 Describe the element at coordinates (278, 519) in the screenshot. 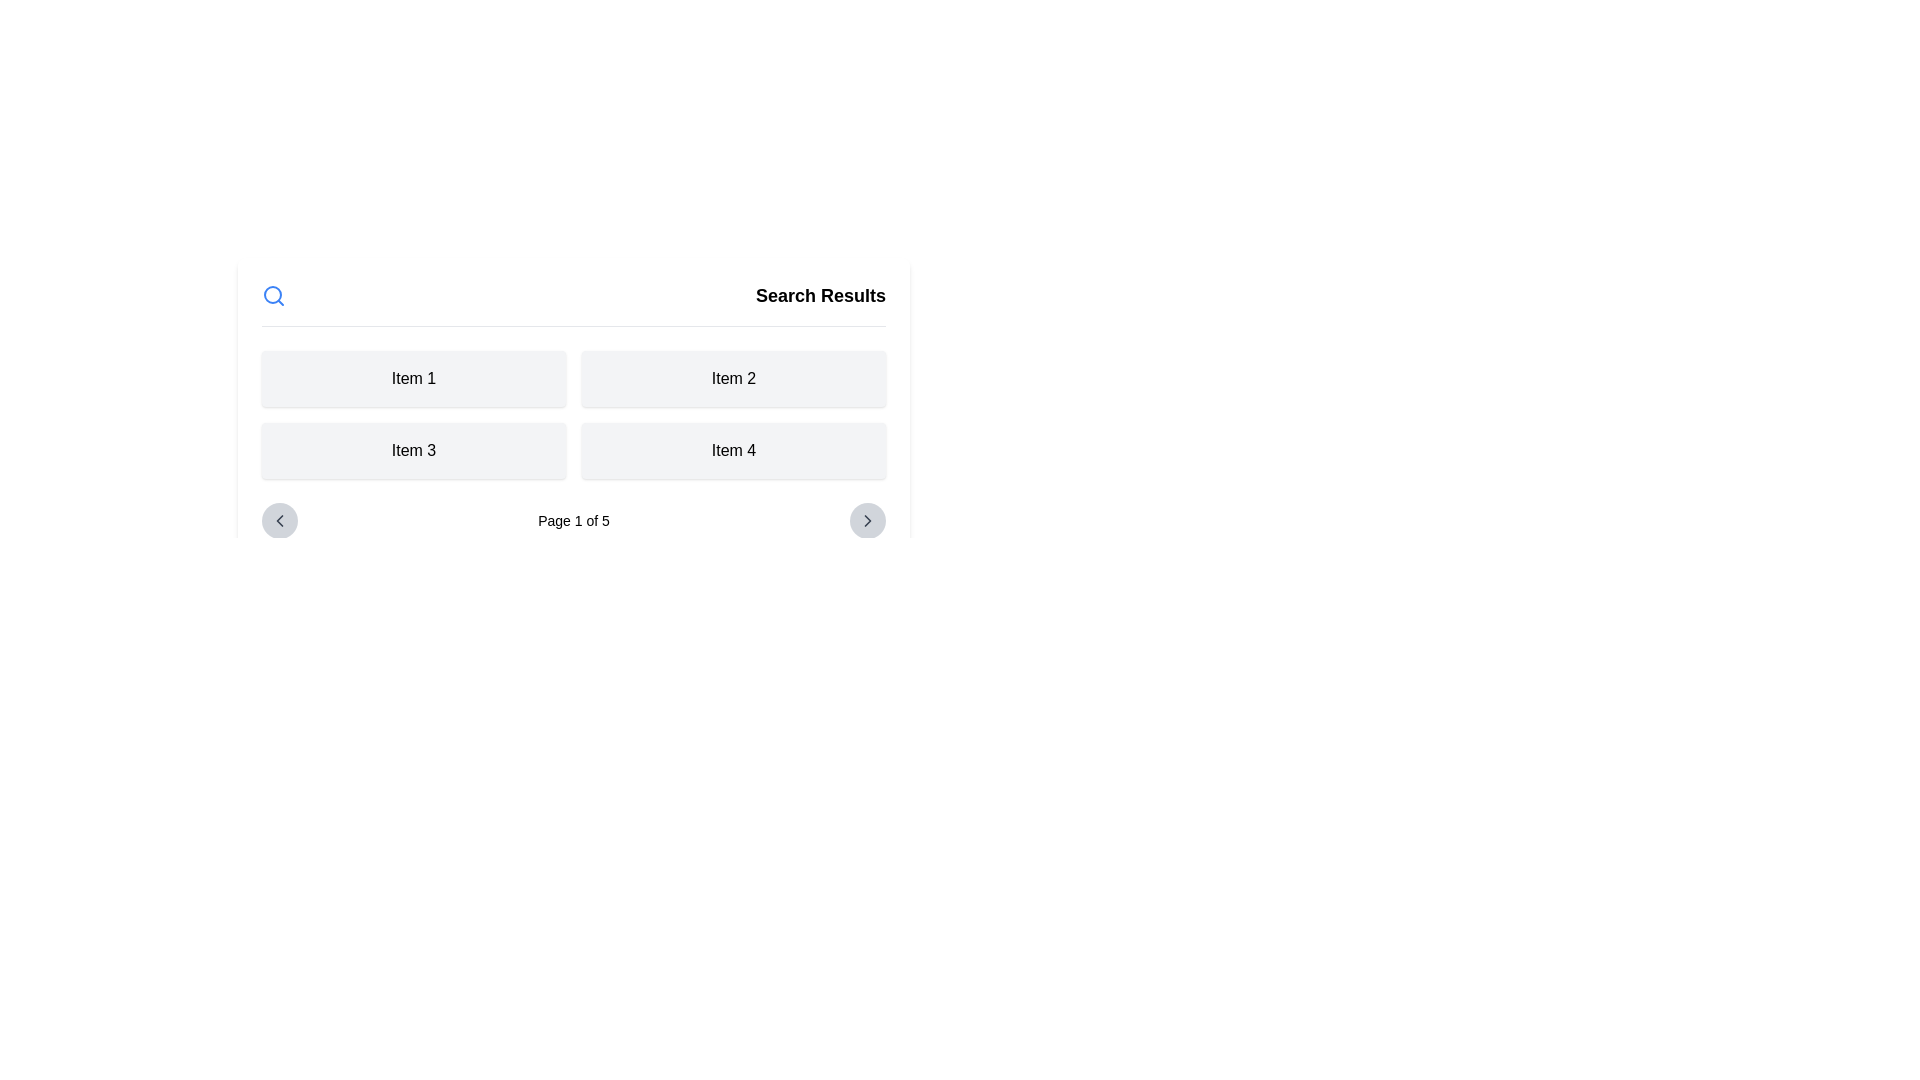

I see `the previous page navigation button located in the bottom section of the navigation bar` at that location.